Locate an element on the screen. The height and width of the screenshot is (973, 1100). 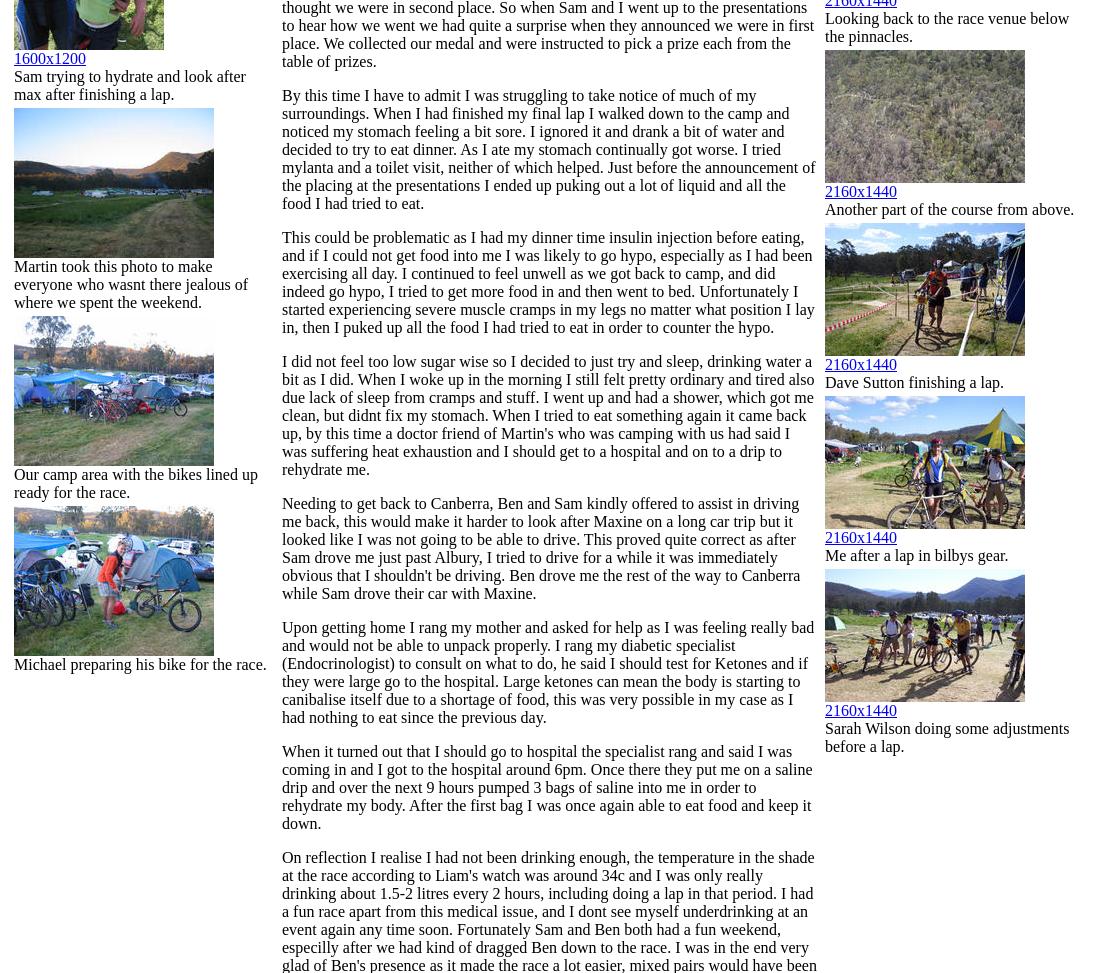
'Michael preparing his bike for the race.' is located at coordinates (139, 663).